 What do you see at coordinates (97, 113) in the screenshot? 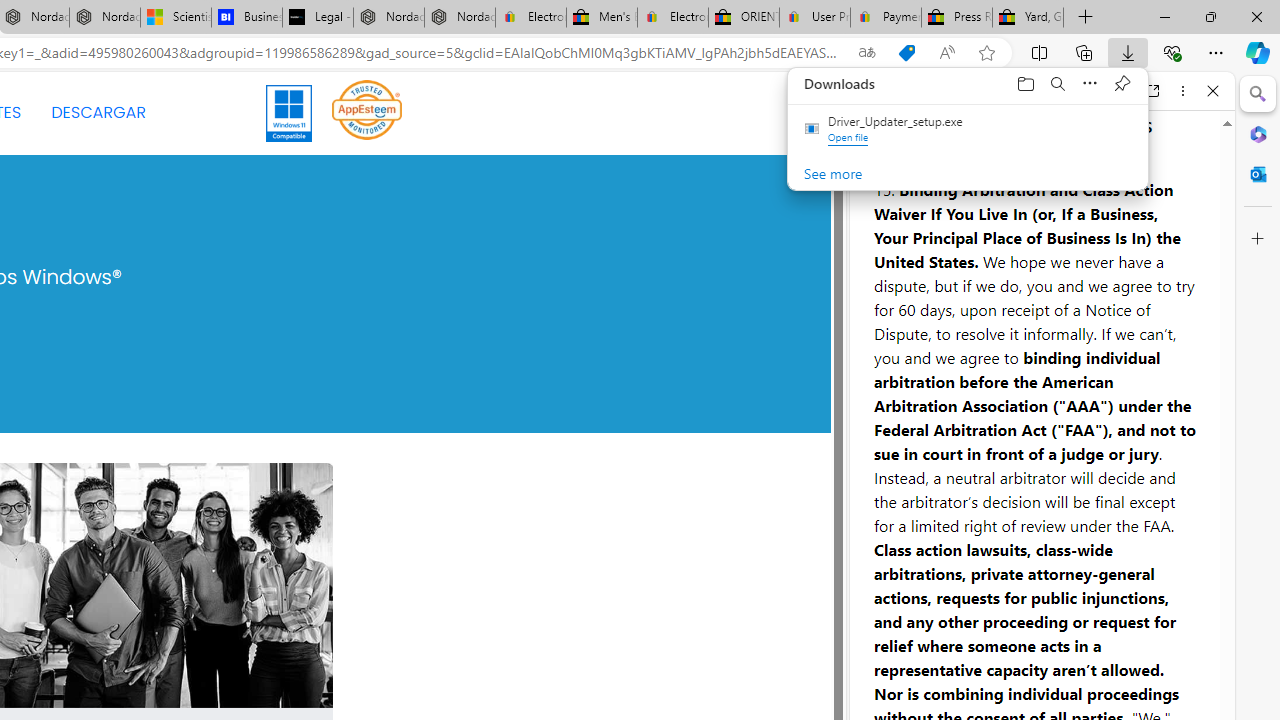
I see `'DESCARGAR'` at bounding box center [97, 113].